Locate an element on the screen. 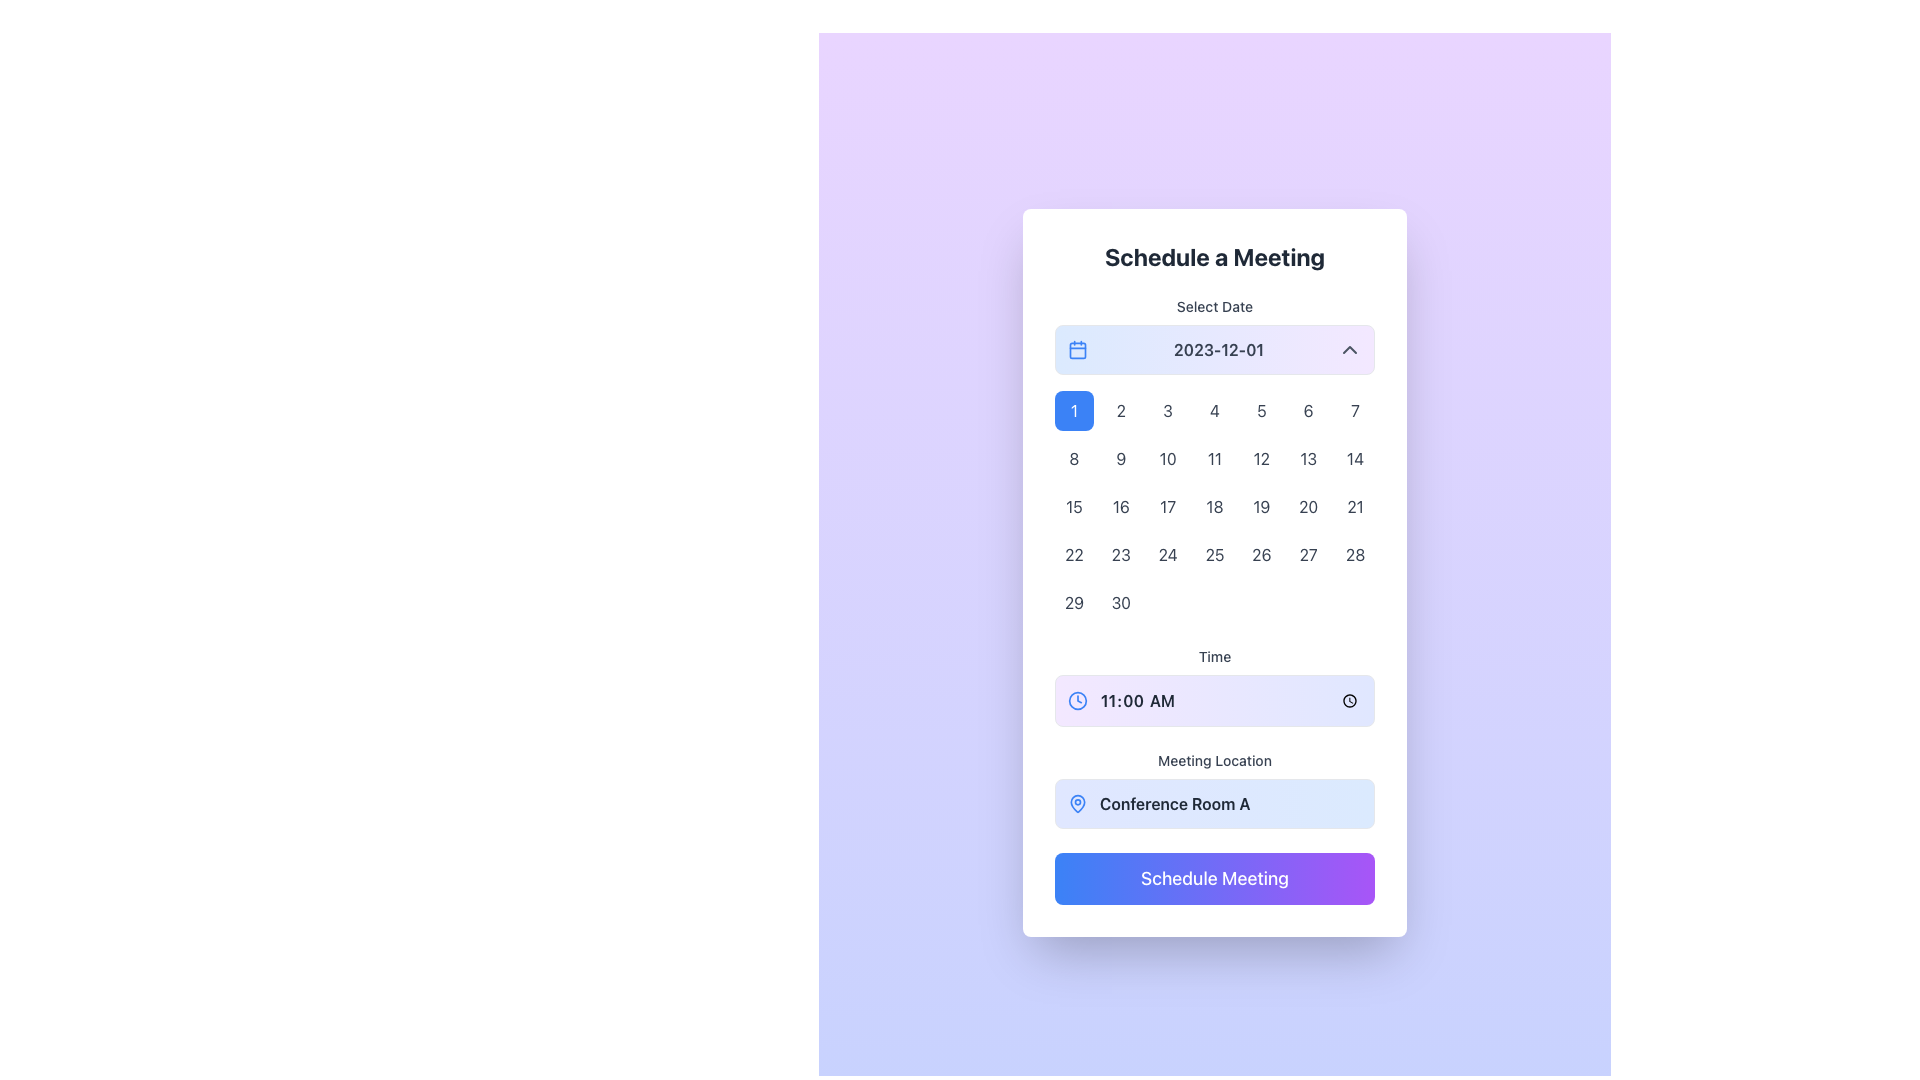  the light gray button with the digit '2' in a gray font, located in the second position of the first row of a calendar grid is located at coordinates (1121, 410).